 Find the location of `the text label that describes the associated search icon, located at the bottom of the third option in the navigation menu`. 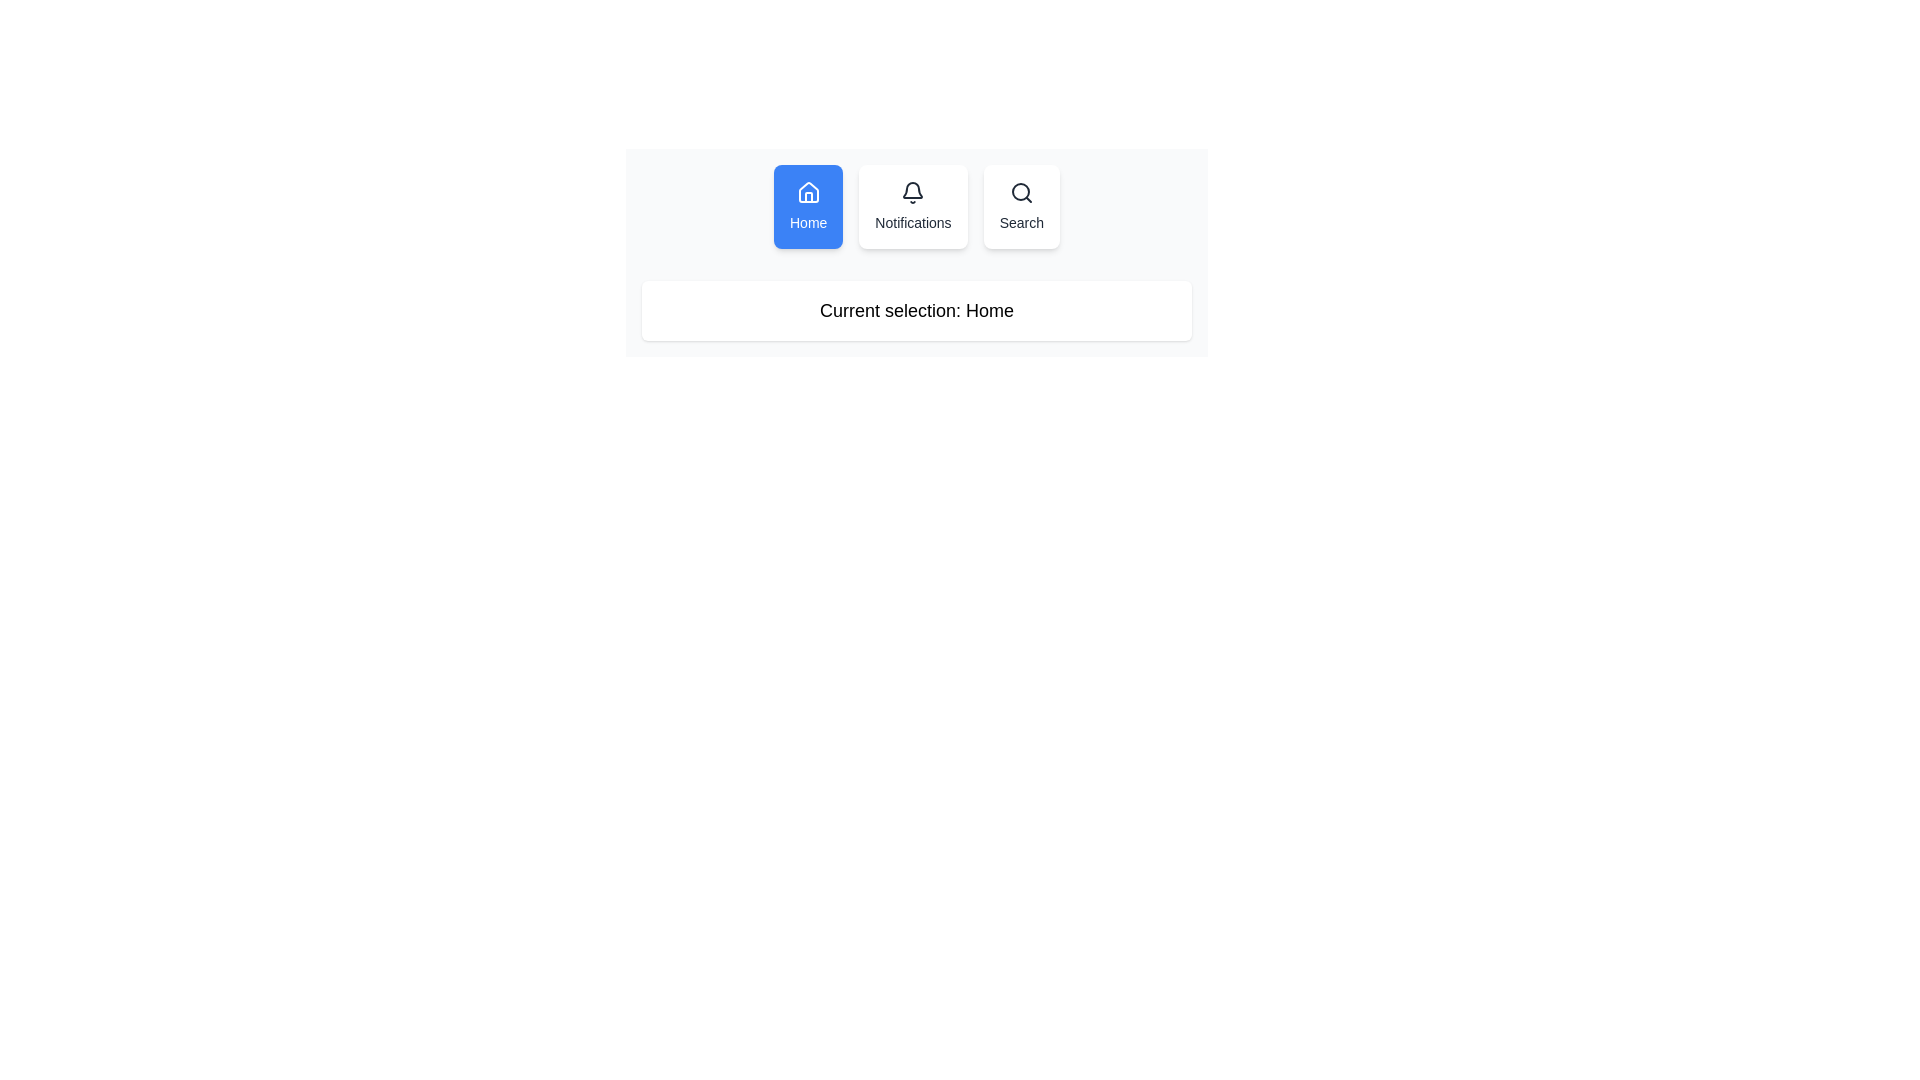

the text label that describes the associated search icon, located at the bottom of the third option in the navigation menu is located at coordinates (1021, 223).